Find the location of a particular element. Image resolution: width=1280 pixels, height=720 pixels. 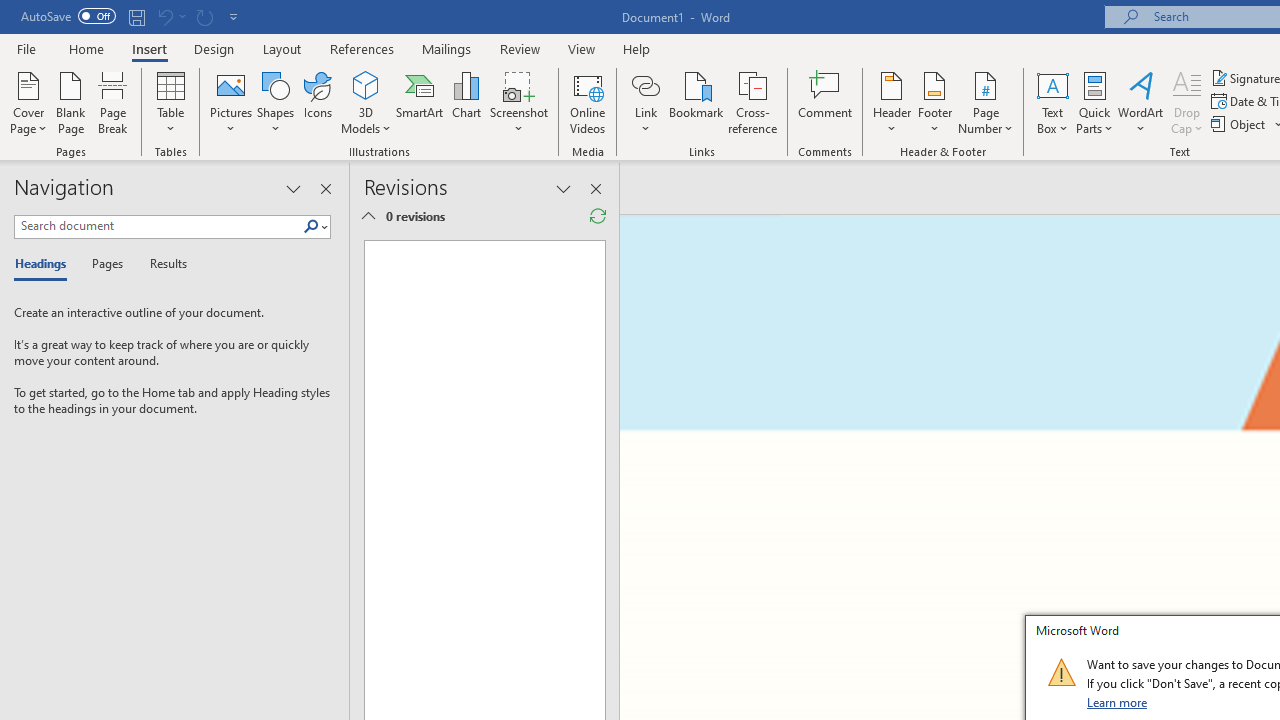

'Cross-reference...' is located at coordinates (751, 103).